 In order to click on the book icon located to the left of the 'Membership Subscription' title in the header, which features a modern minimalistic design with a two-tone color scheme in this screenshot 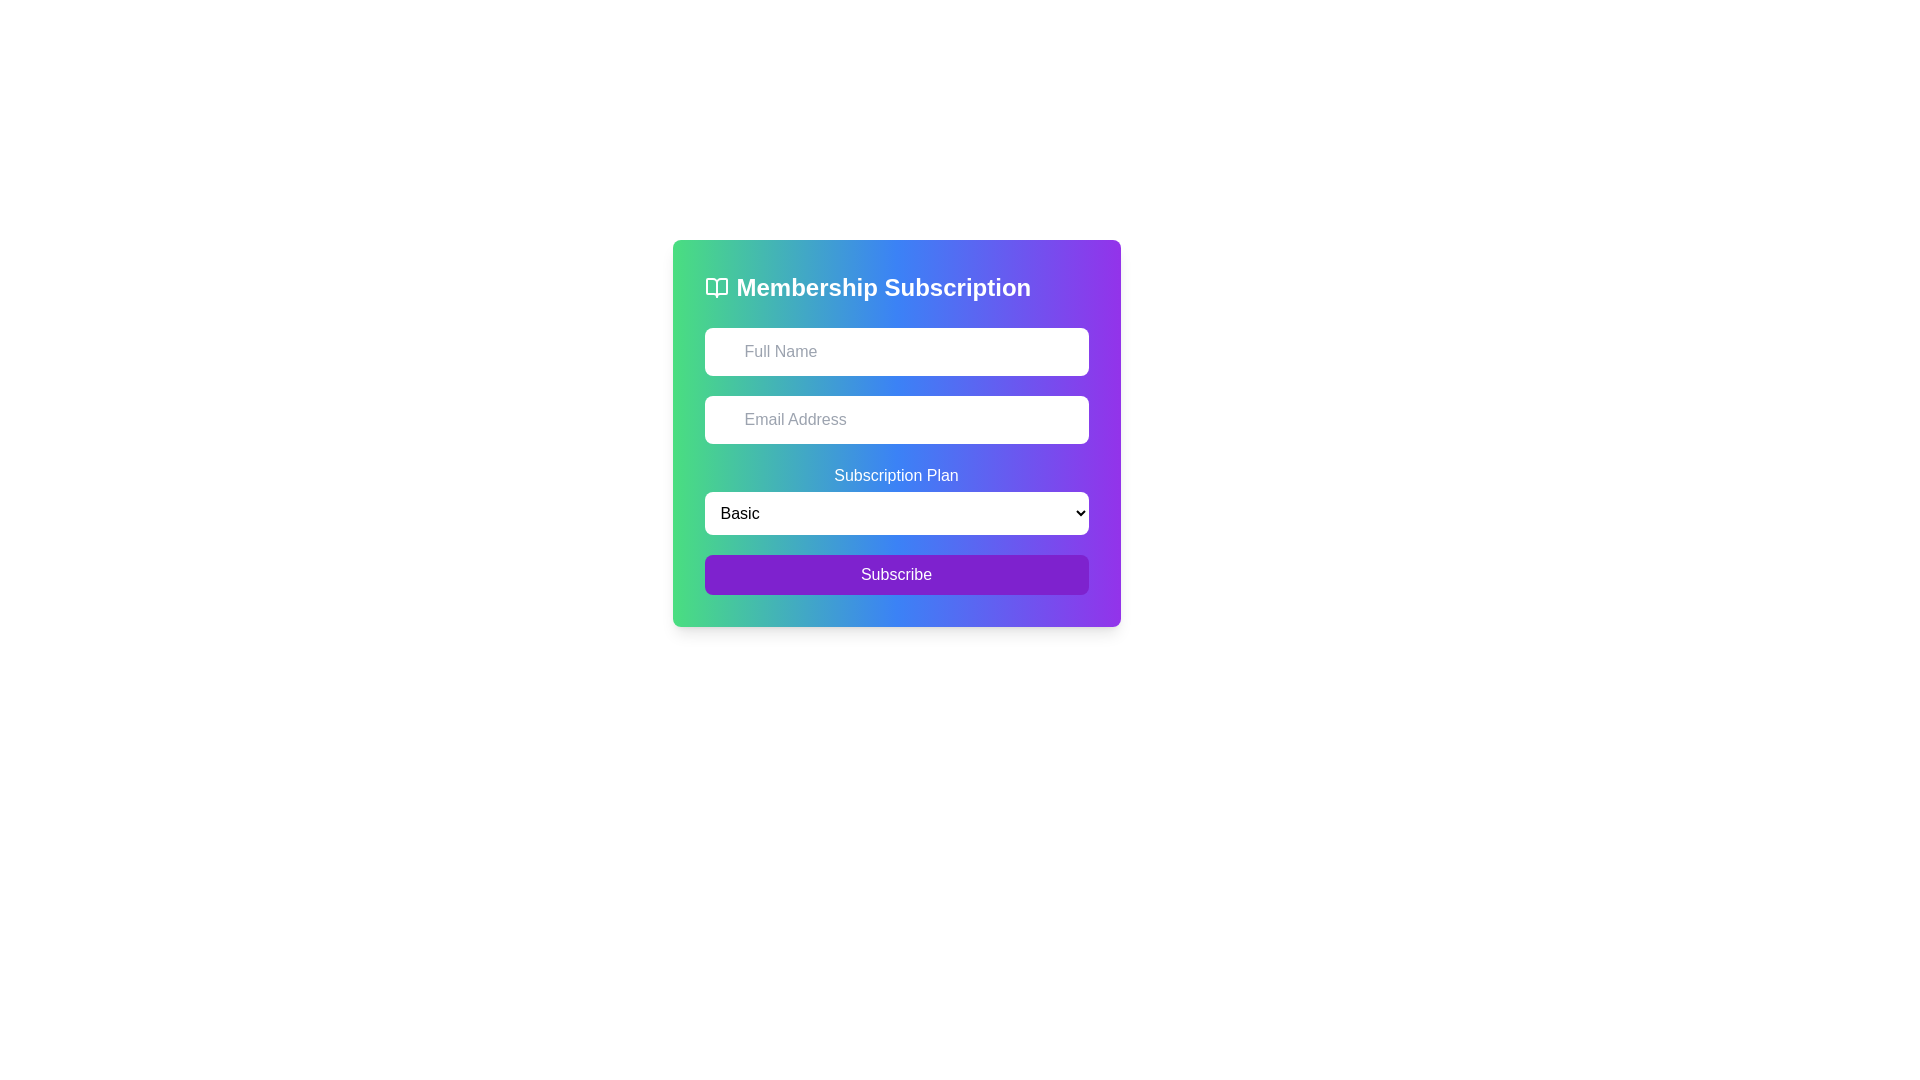, I will do `click(716, 288)`.